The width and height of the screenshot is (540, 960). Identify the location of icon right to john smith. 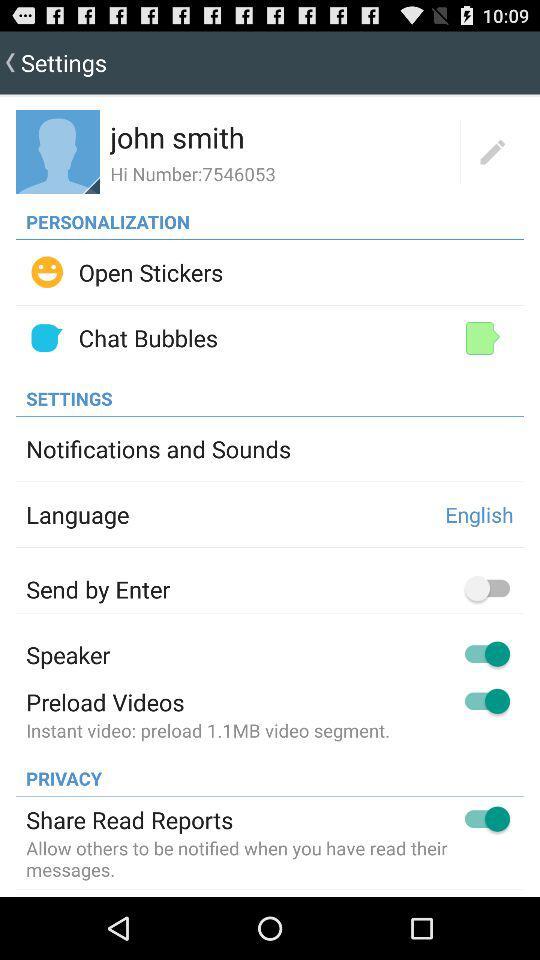
(491, 151).